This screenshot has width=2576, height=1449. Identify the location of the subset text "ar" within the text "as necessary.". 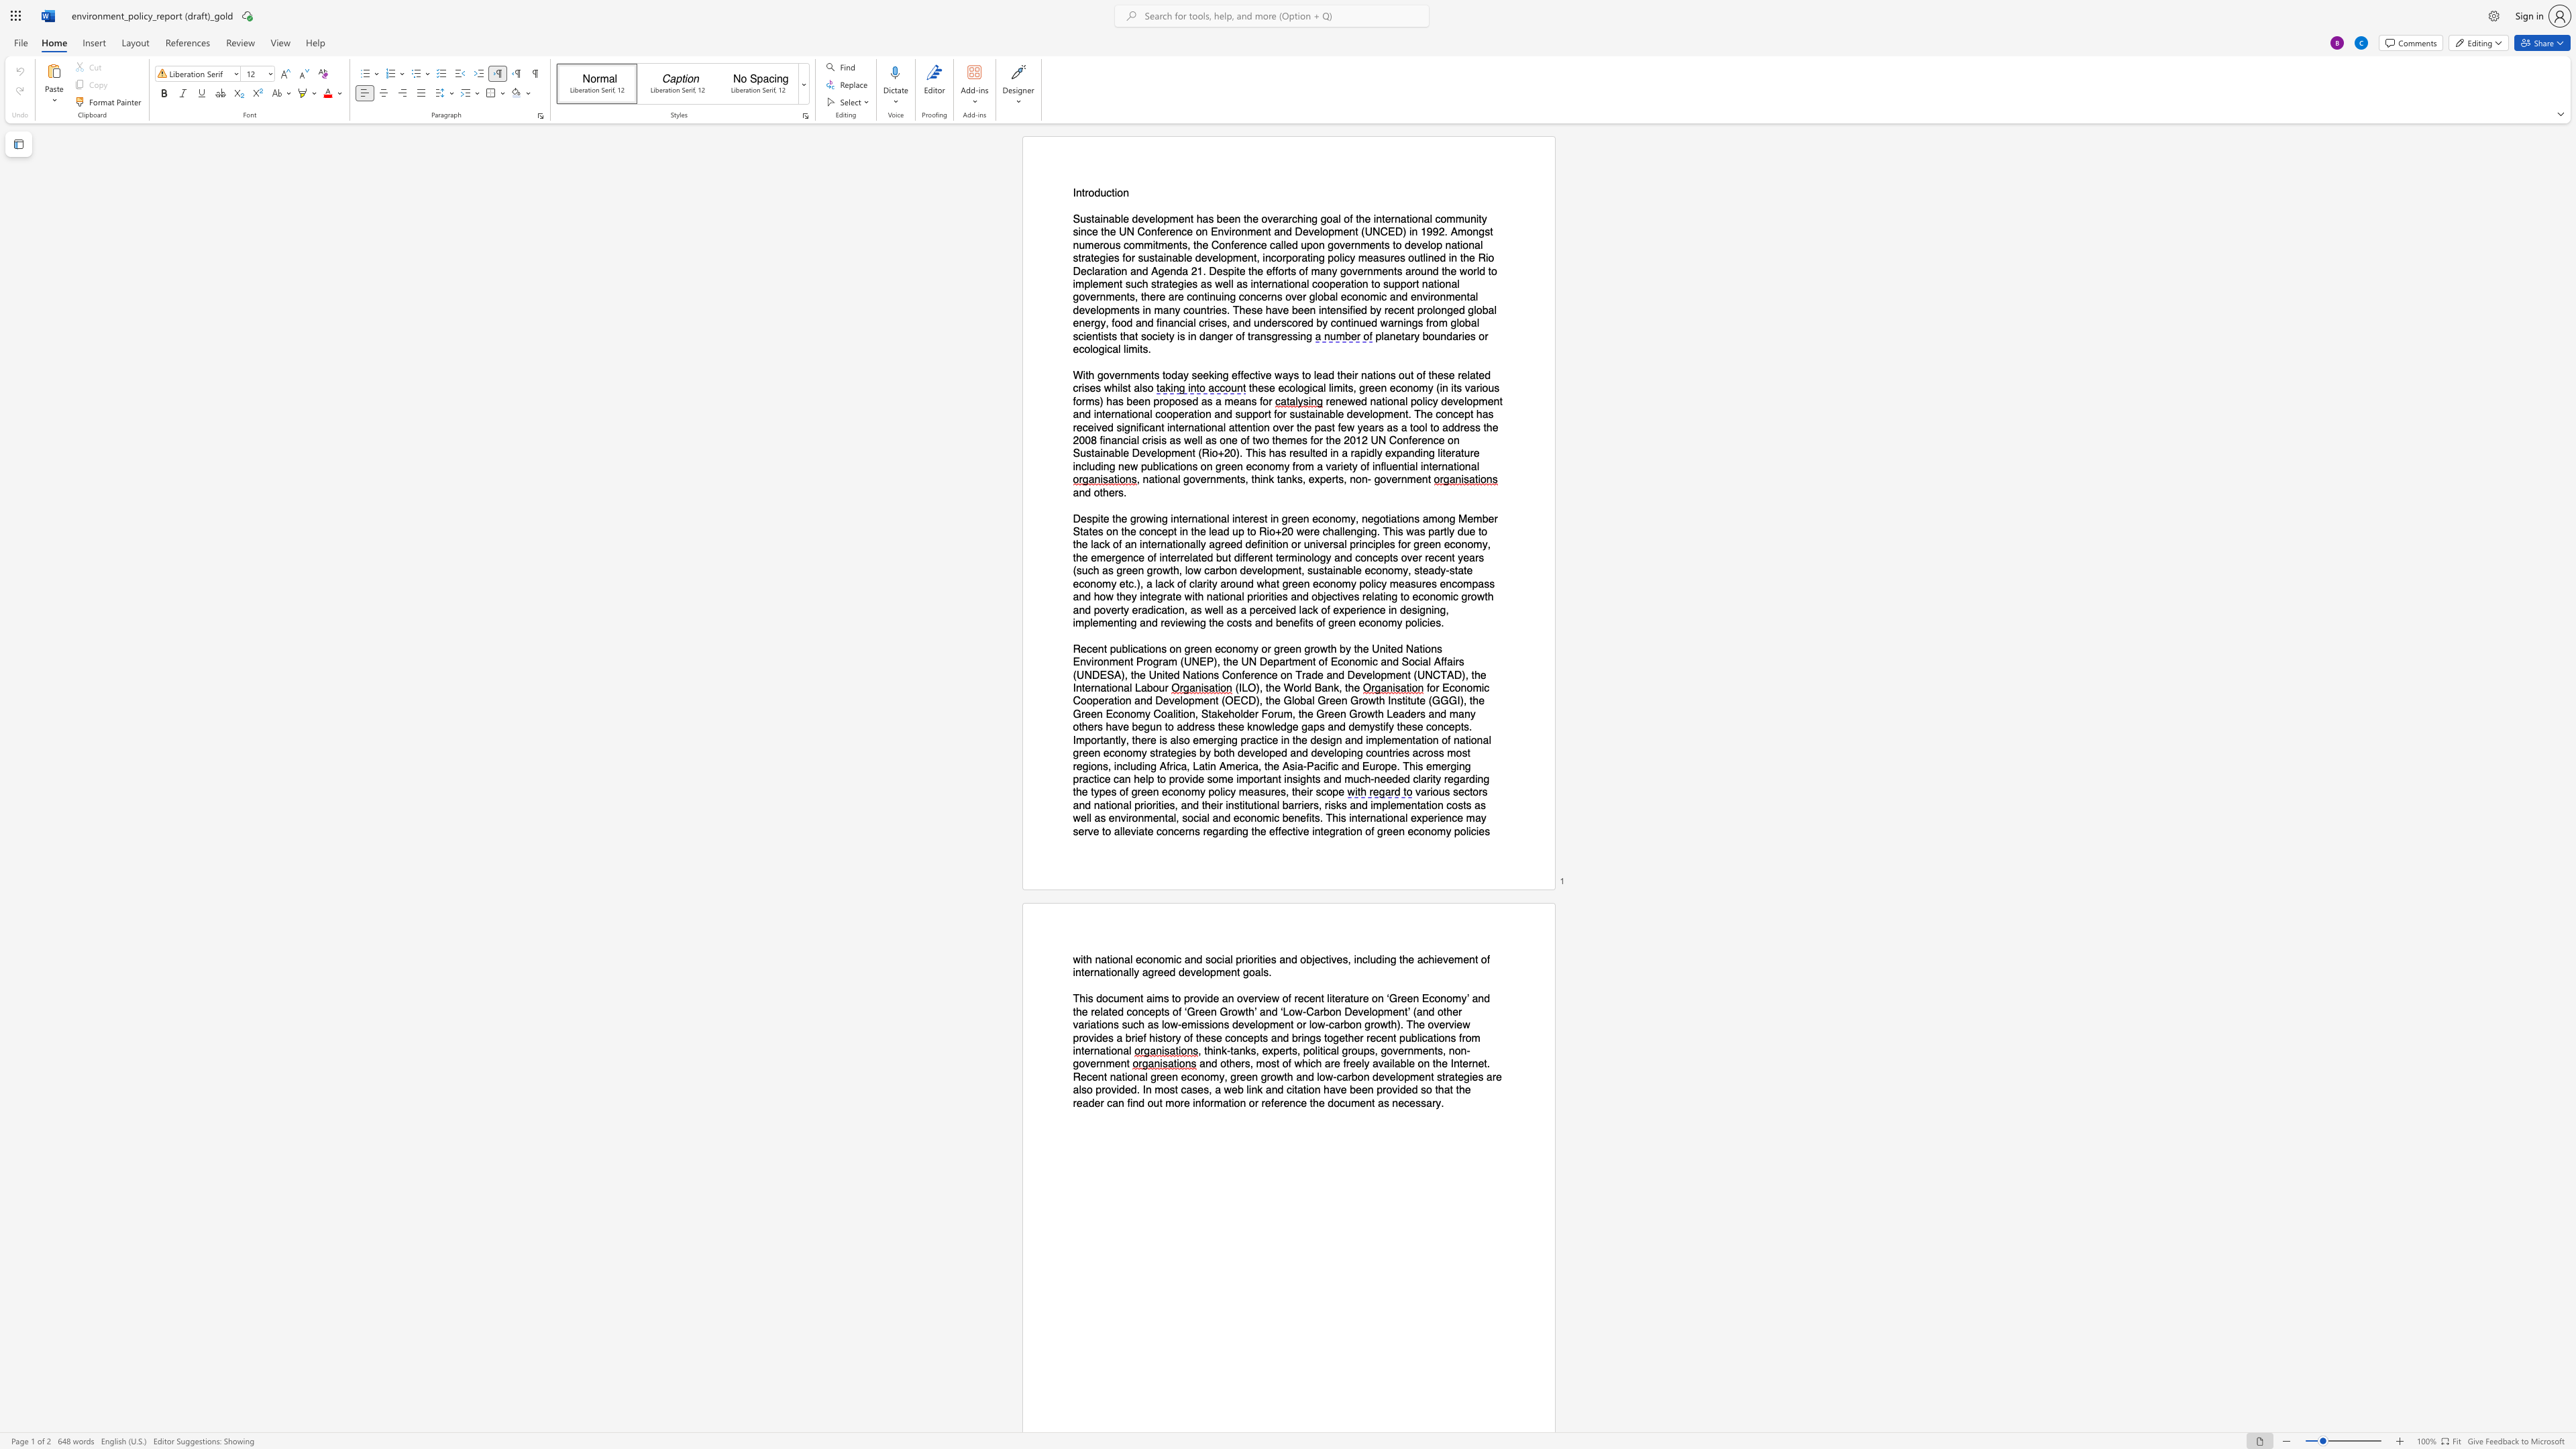
(1426, 1102).